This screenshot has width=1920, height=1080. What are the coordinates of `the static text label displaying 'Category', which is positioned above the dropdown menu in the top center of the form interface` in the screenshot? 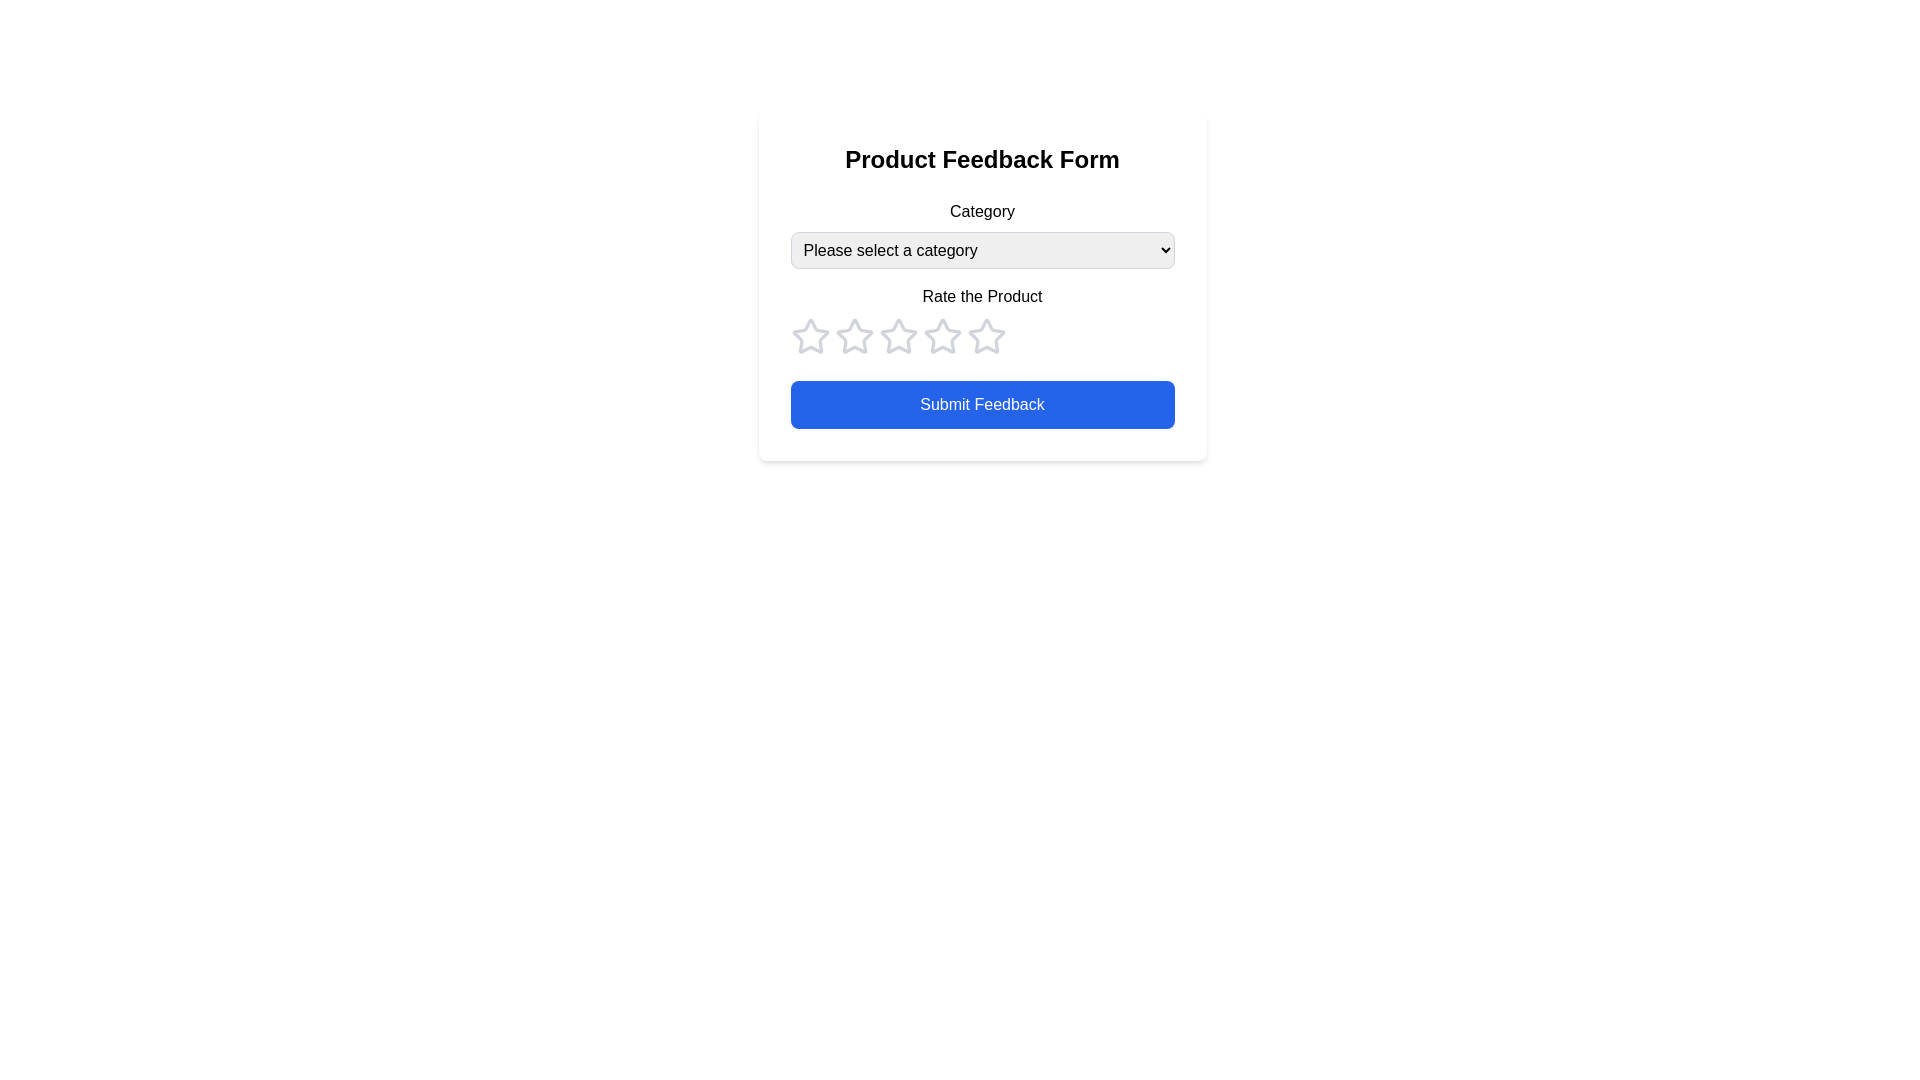 It's located at (982, 212).